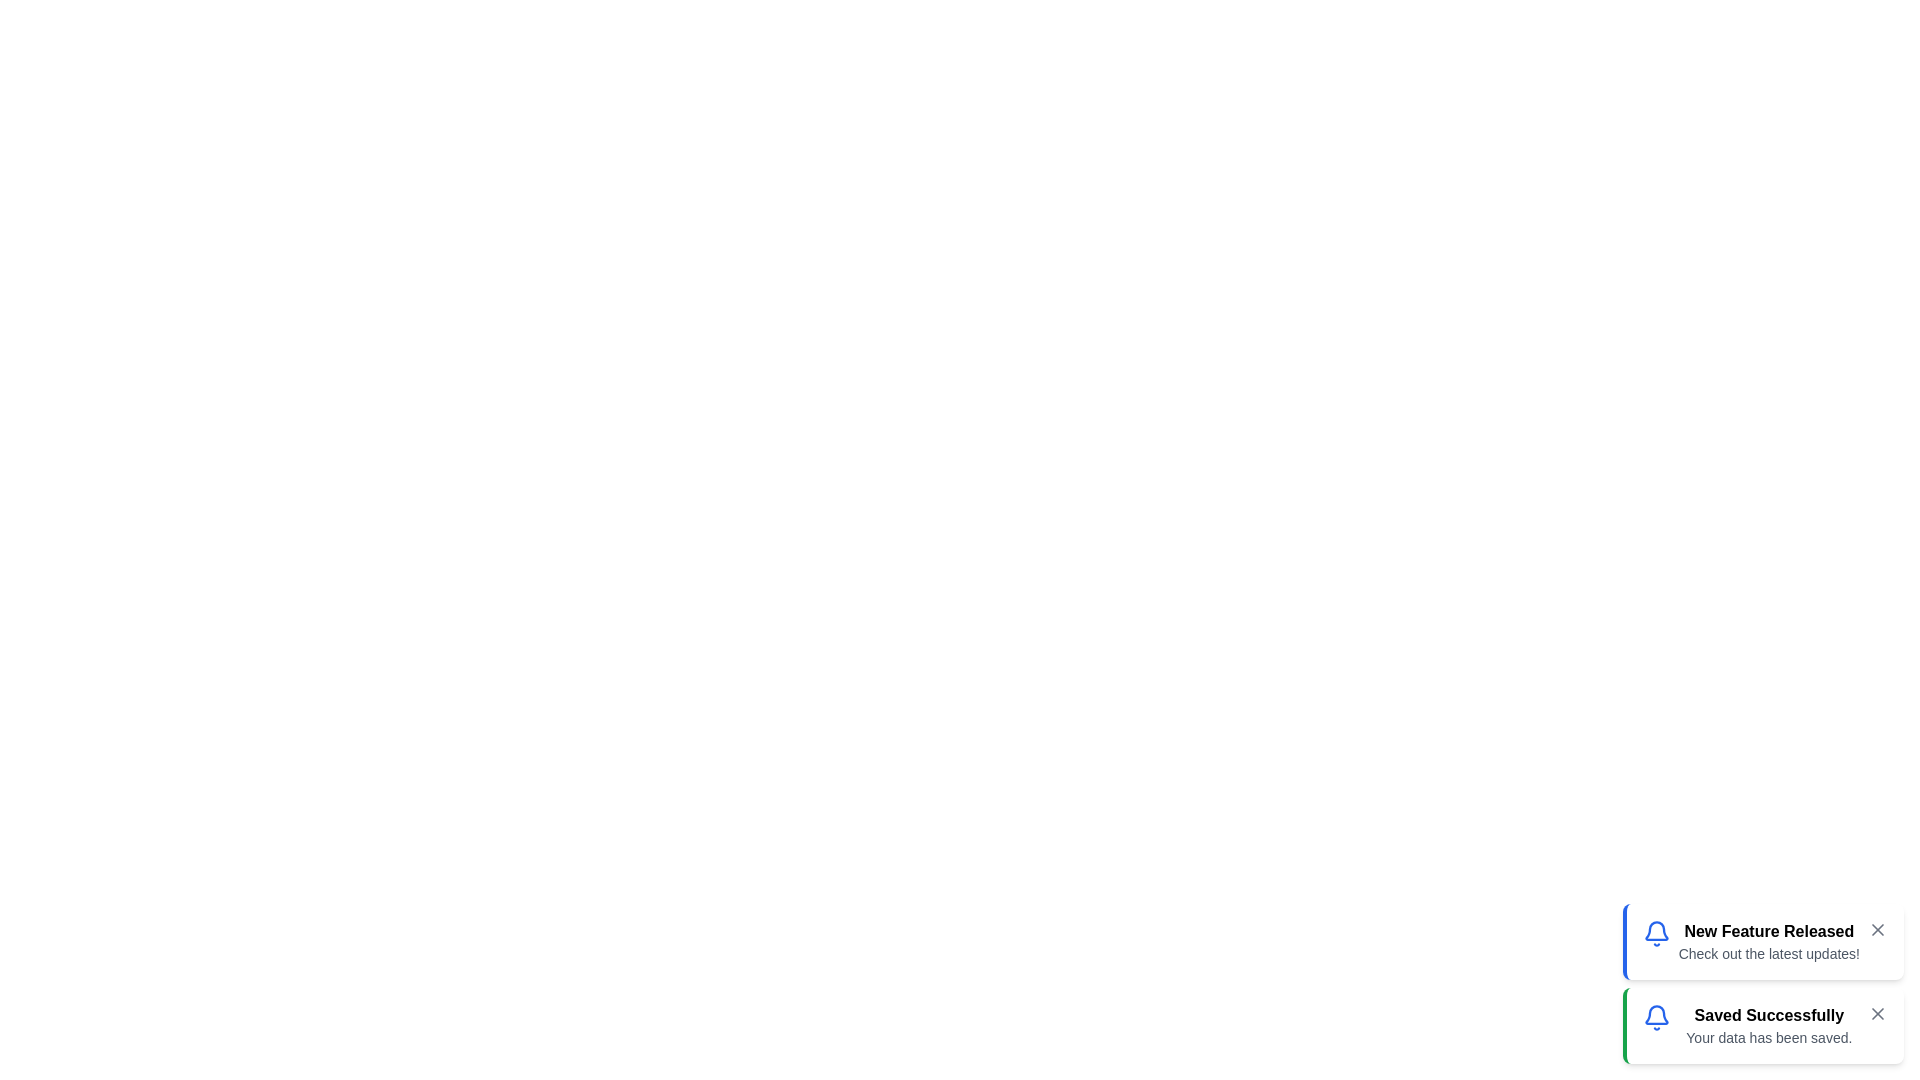  What do you see at coordinates (1769, 952) in the screenshot?
I see `the non-interactive text label that provides additional information below the header 'New Feature Released' in the notification box` at bounding box center [1769, 952].